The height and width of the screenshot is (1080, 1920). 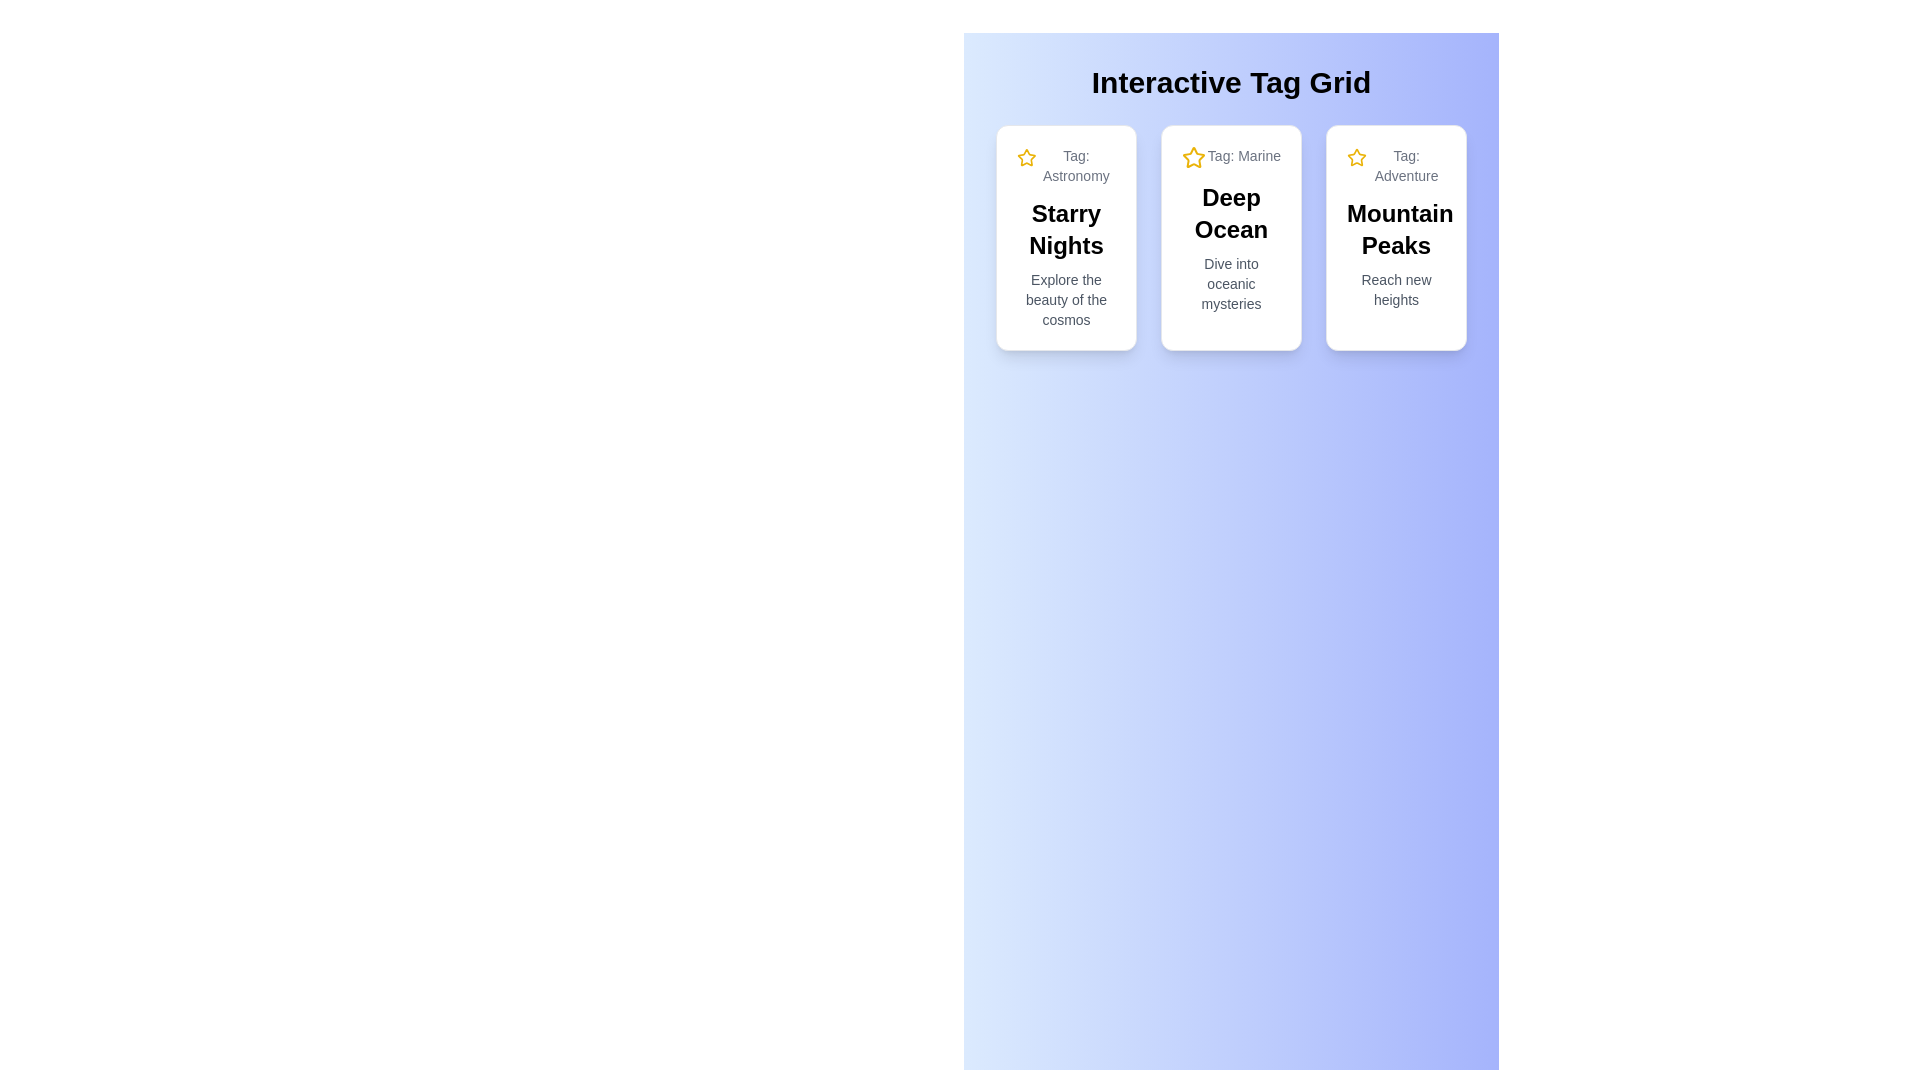 I want to click on message displayed in the text component that says 'Explore the beauty of the cosmos', which is located below the heading 'Starry Nights' in the astronomy card, so click(x=1065, y=300).